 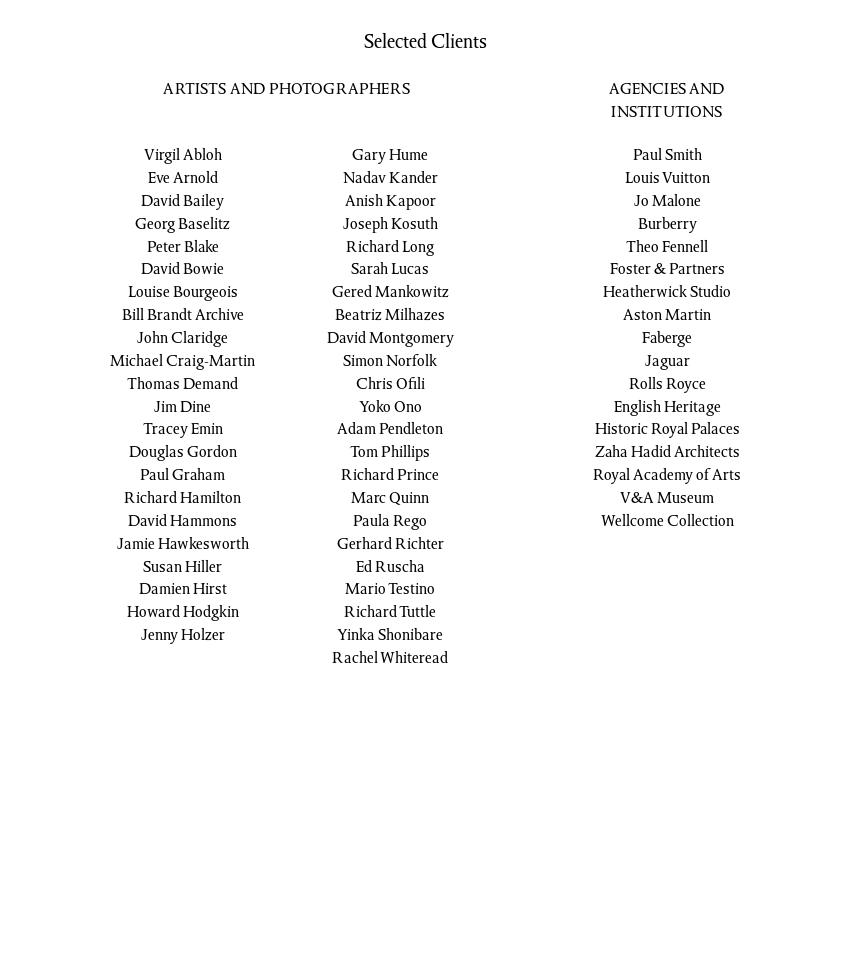 I want to click on 'John Claridge', so click(x=181, y=338).